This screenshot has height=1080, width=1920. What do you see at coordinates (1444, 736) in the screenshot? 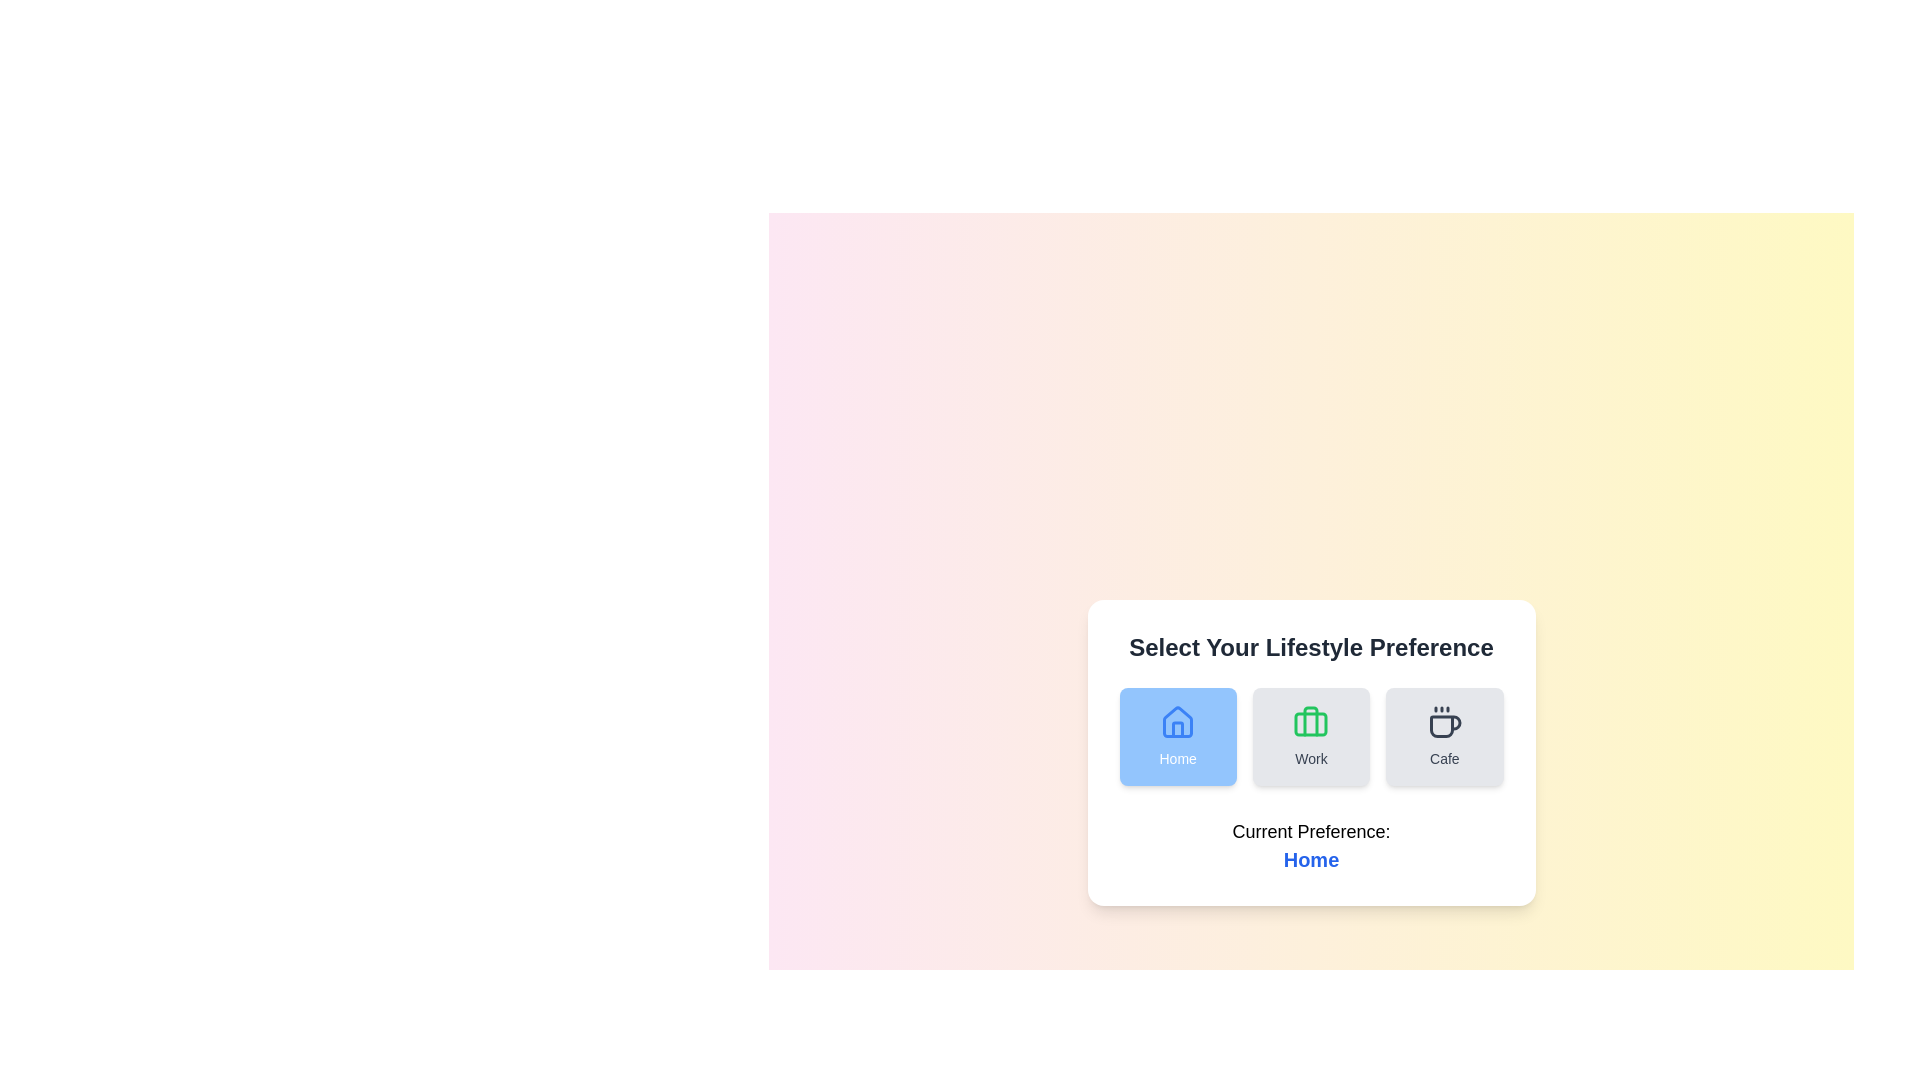
I see `the 'Cafe' button in the lifestyle selection interface` at bounding box center [1444, 736].